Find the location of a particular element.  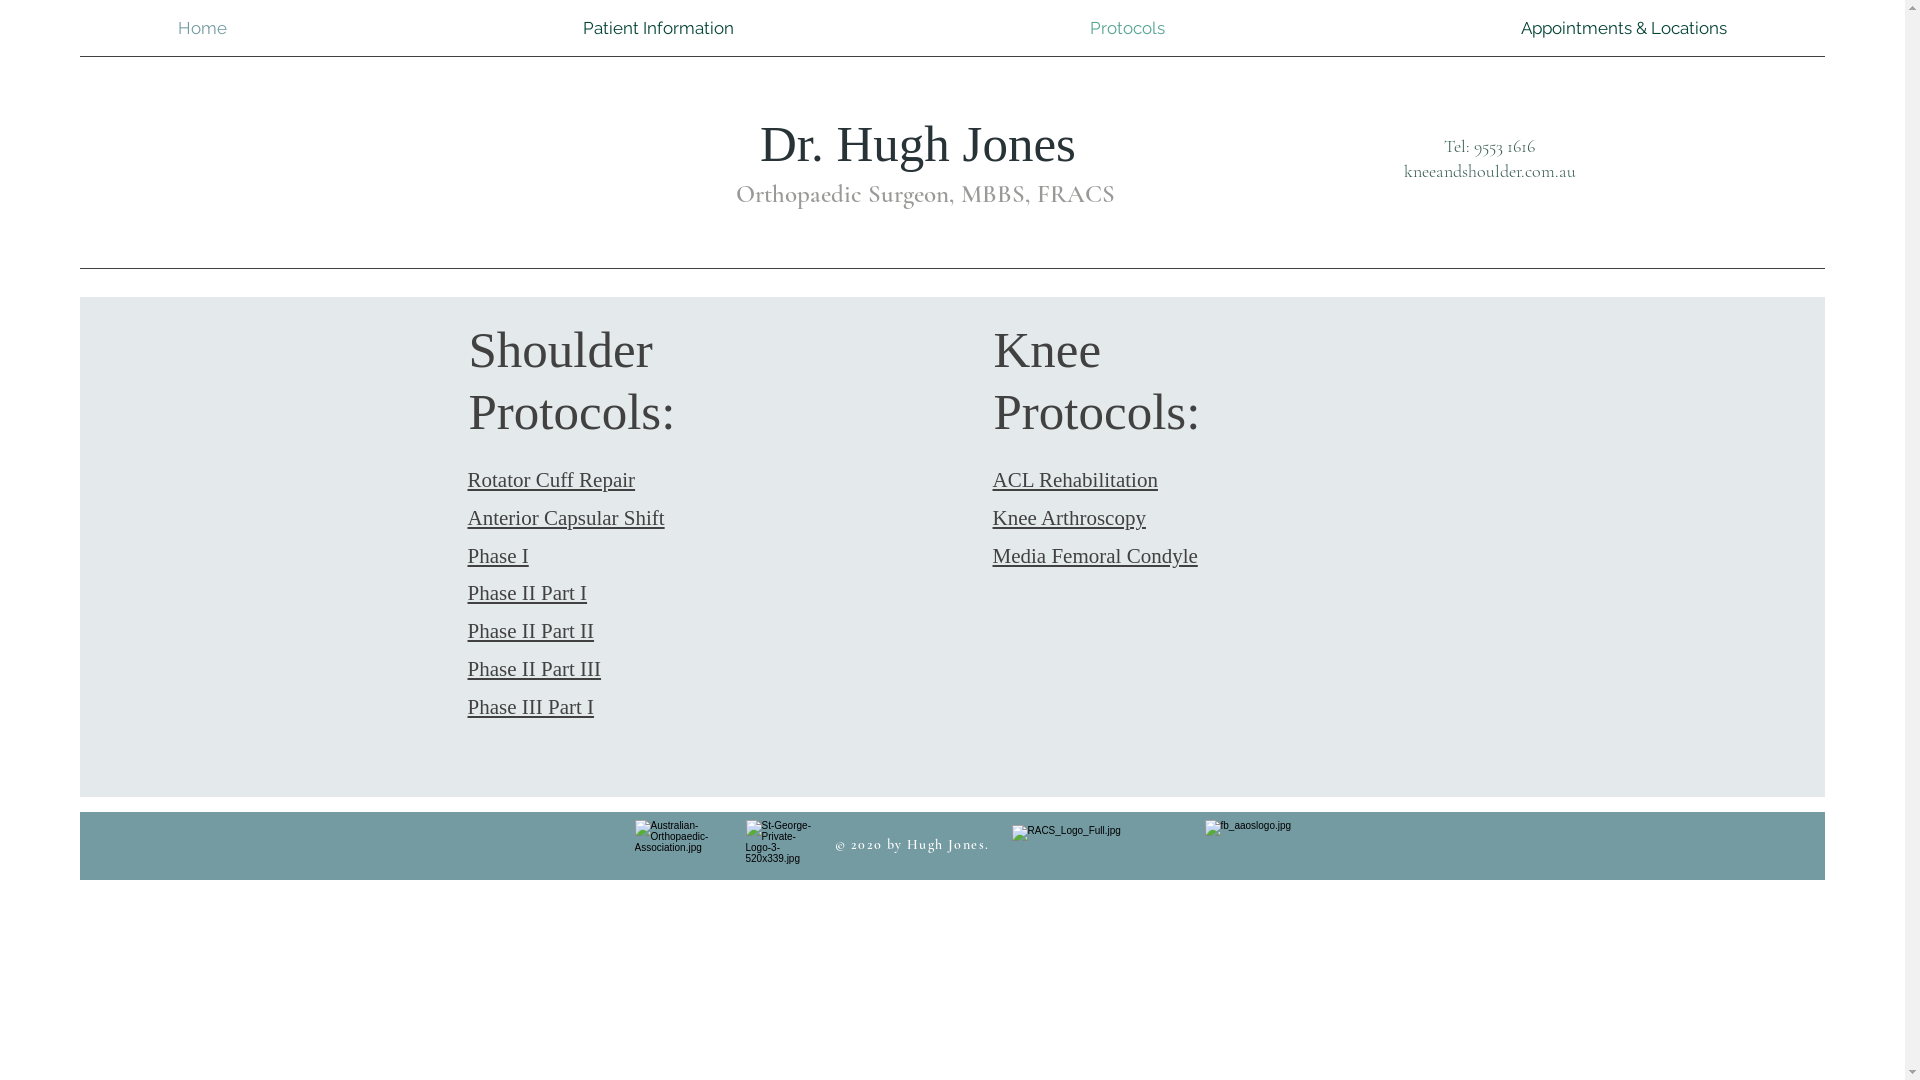

'Shoulder Protocols:' is located at coordinates (570, 381).